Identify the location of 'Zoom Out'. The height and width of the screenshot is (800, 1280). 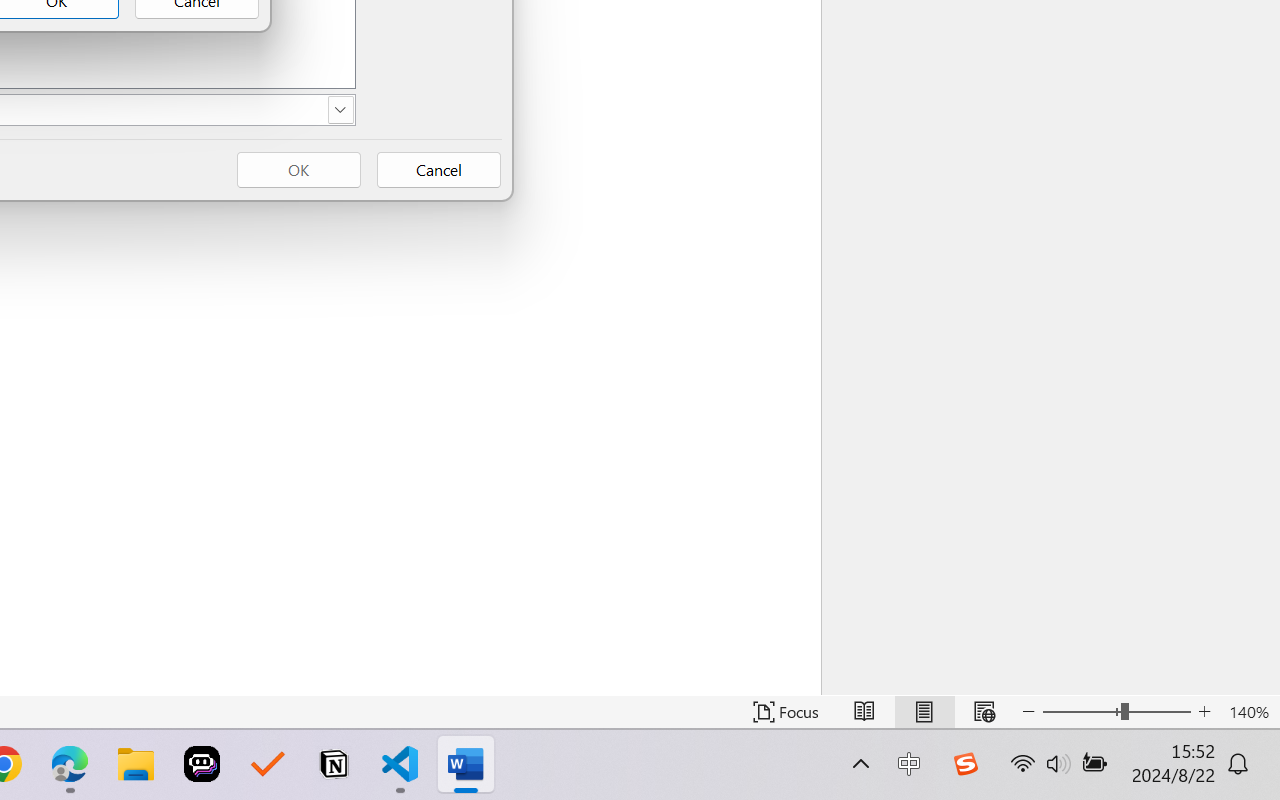
(1080, 711).